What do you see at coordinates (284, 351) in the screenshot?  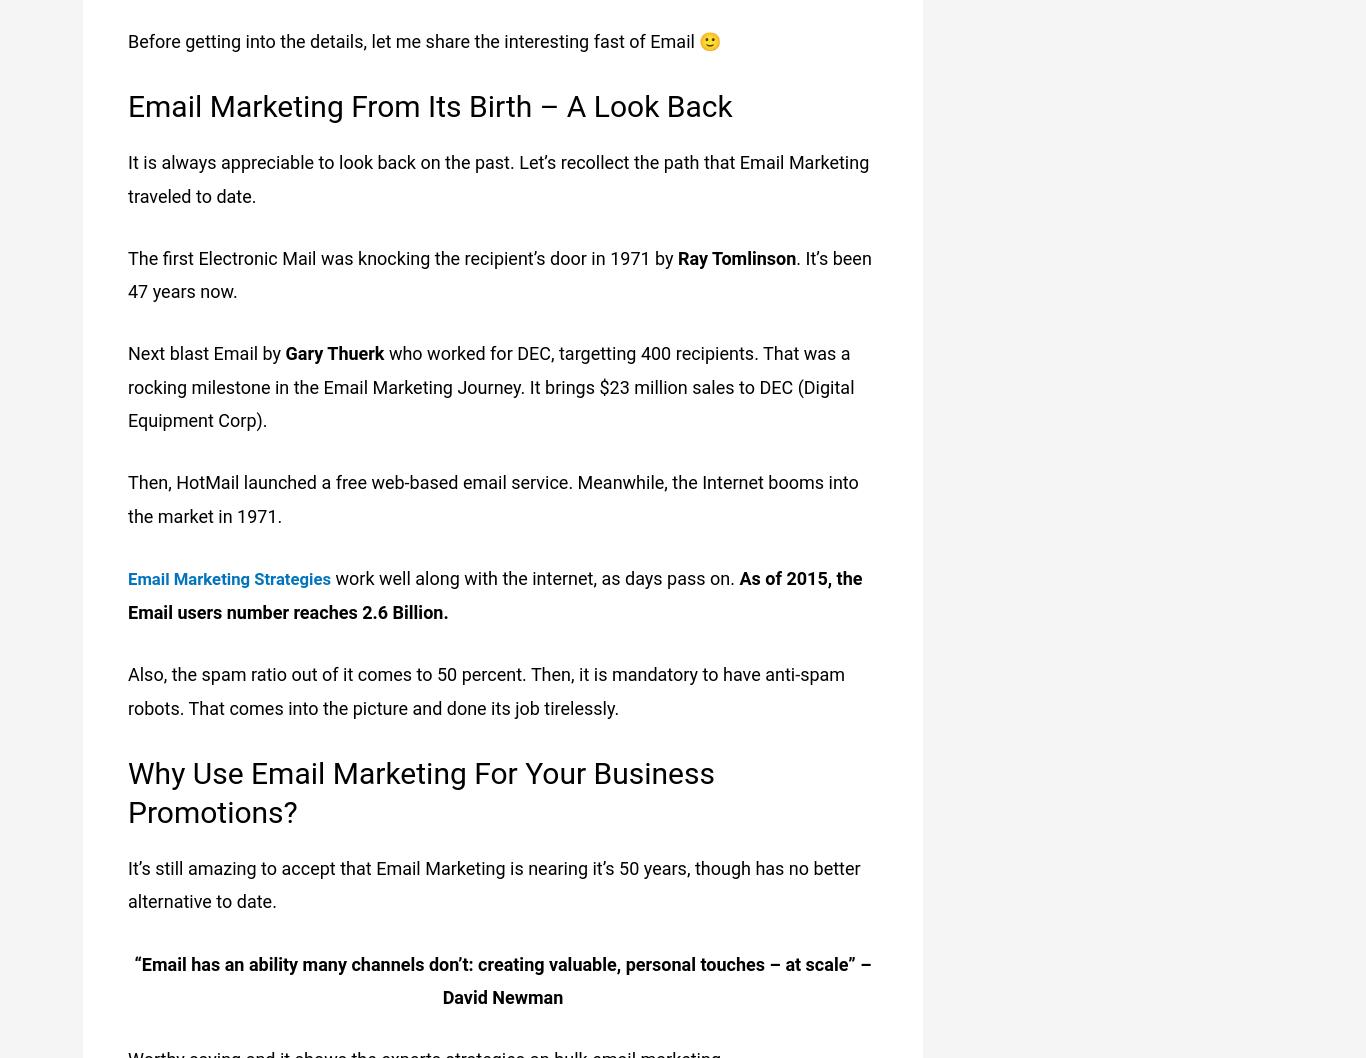 I see `'Gary Thuerk'` at bounding box center [284, 351].